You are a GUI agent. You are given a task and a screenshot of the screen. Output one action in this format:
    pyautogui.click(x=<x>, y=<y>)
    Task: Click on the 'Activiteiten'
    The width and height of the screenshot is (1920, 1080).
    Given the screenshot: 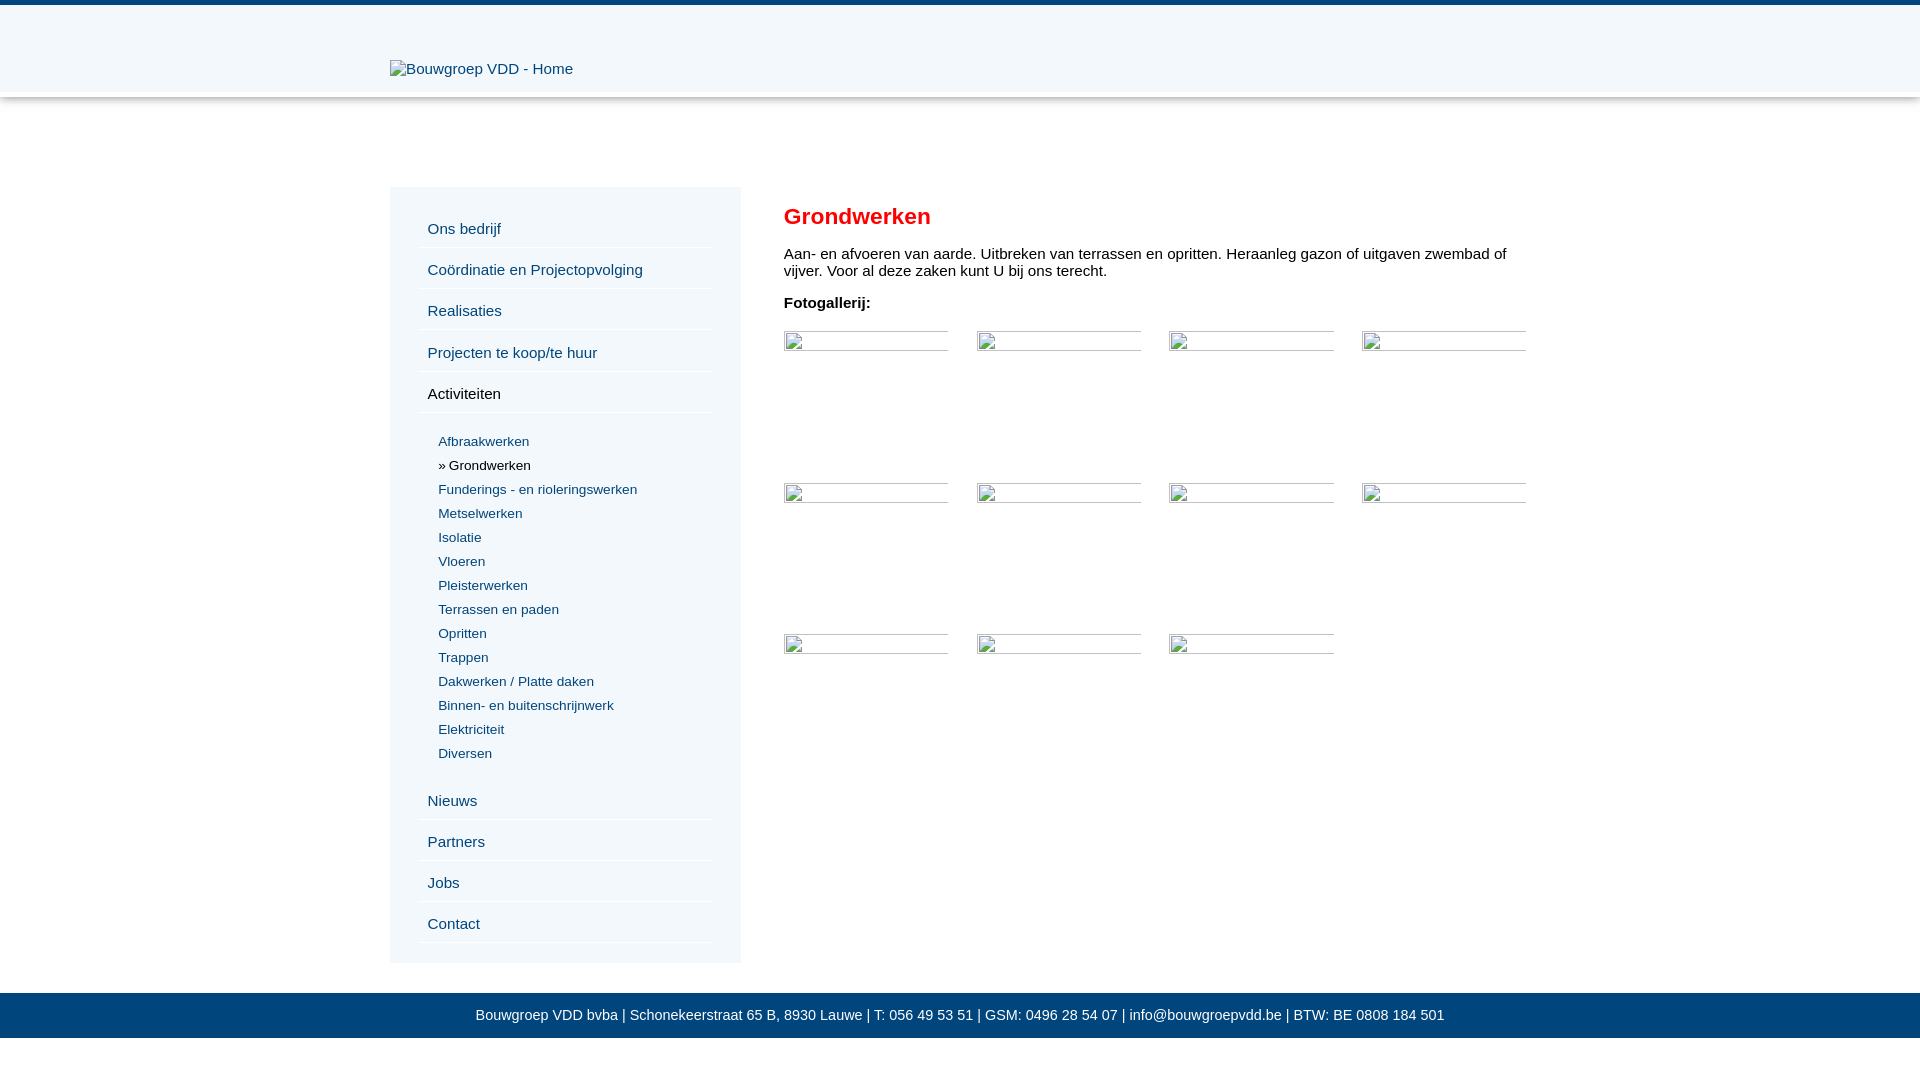 What is the action you would take?
    pyautogui.click(x=416, y=393)
    